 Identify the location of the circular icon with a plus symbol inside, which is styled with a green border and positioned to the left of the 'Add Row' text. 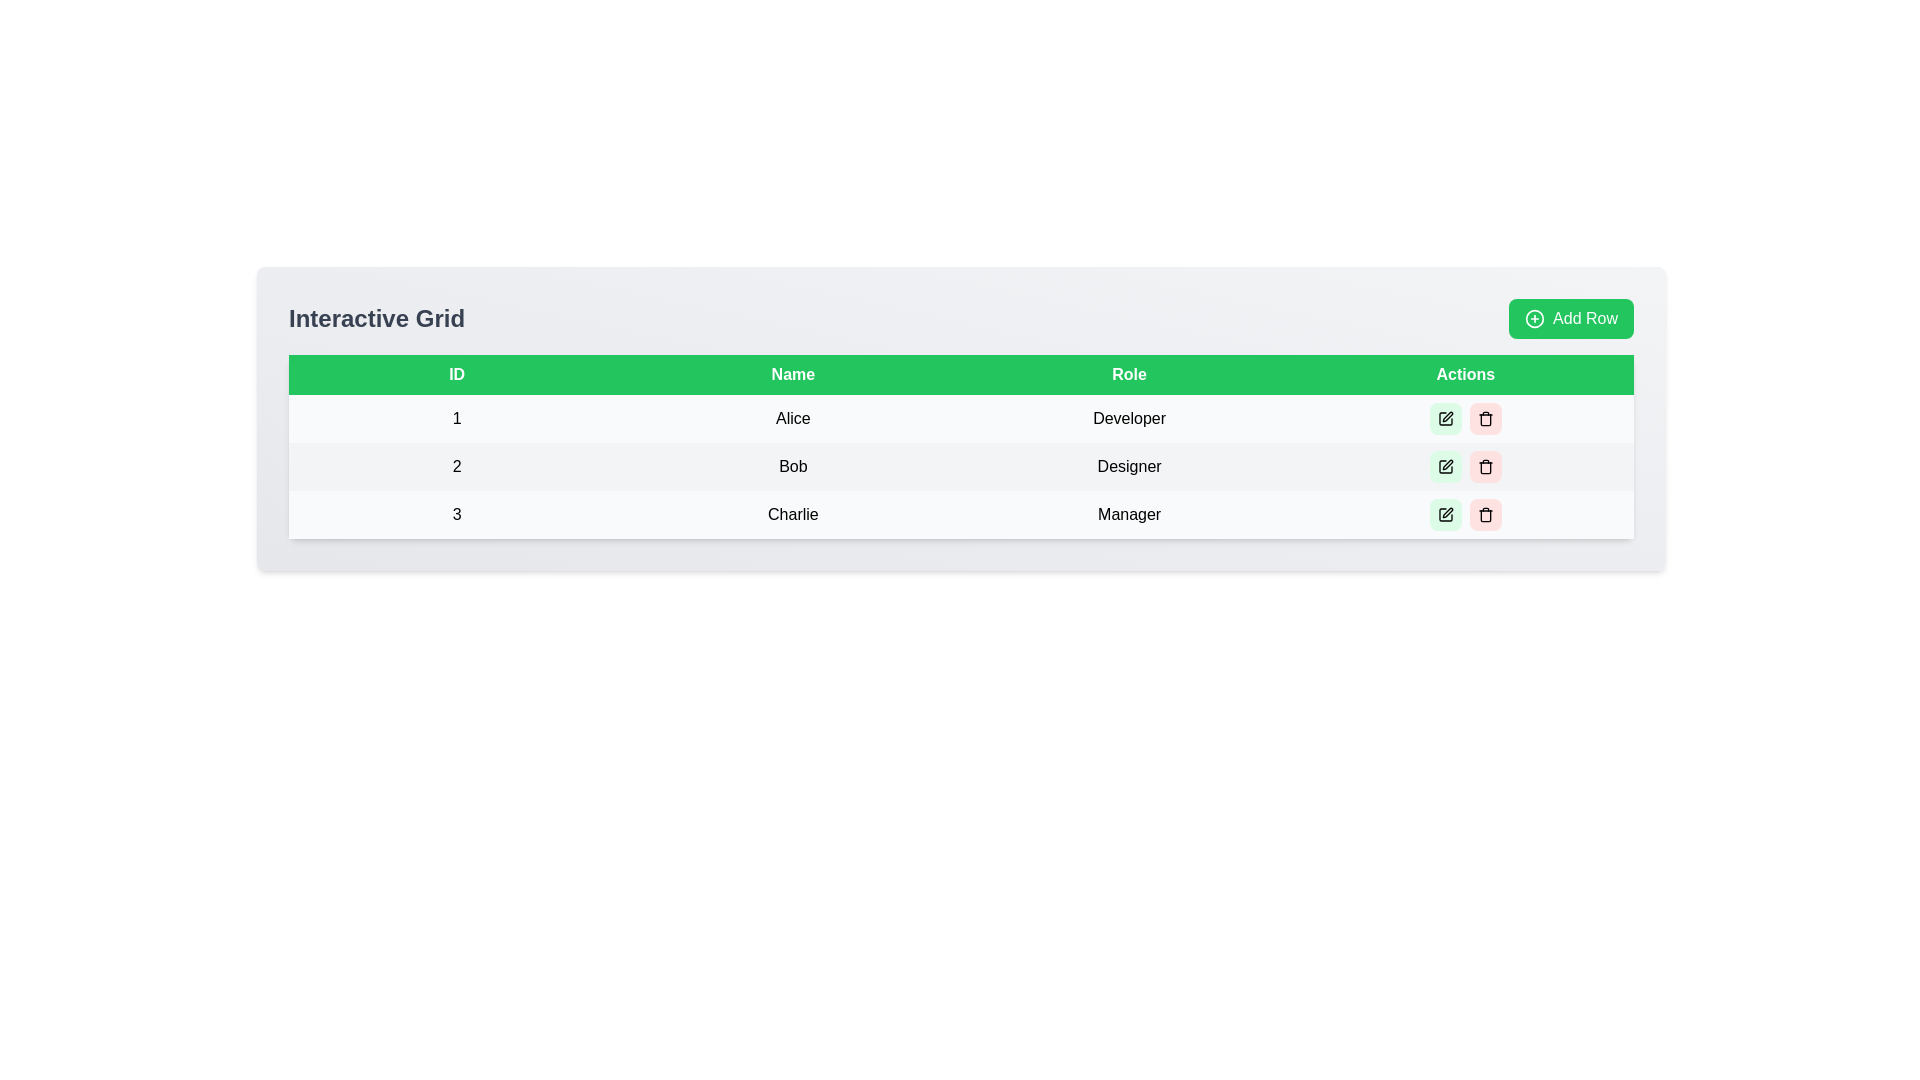
(1534, 318).